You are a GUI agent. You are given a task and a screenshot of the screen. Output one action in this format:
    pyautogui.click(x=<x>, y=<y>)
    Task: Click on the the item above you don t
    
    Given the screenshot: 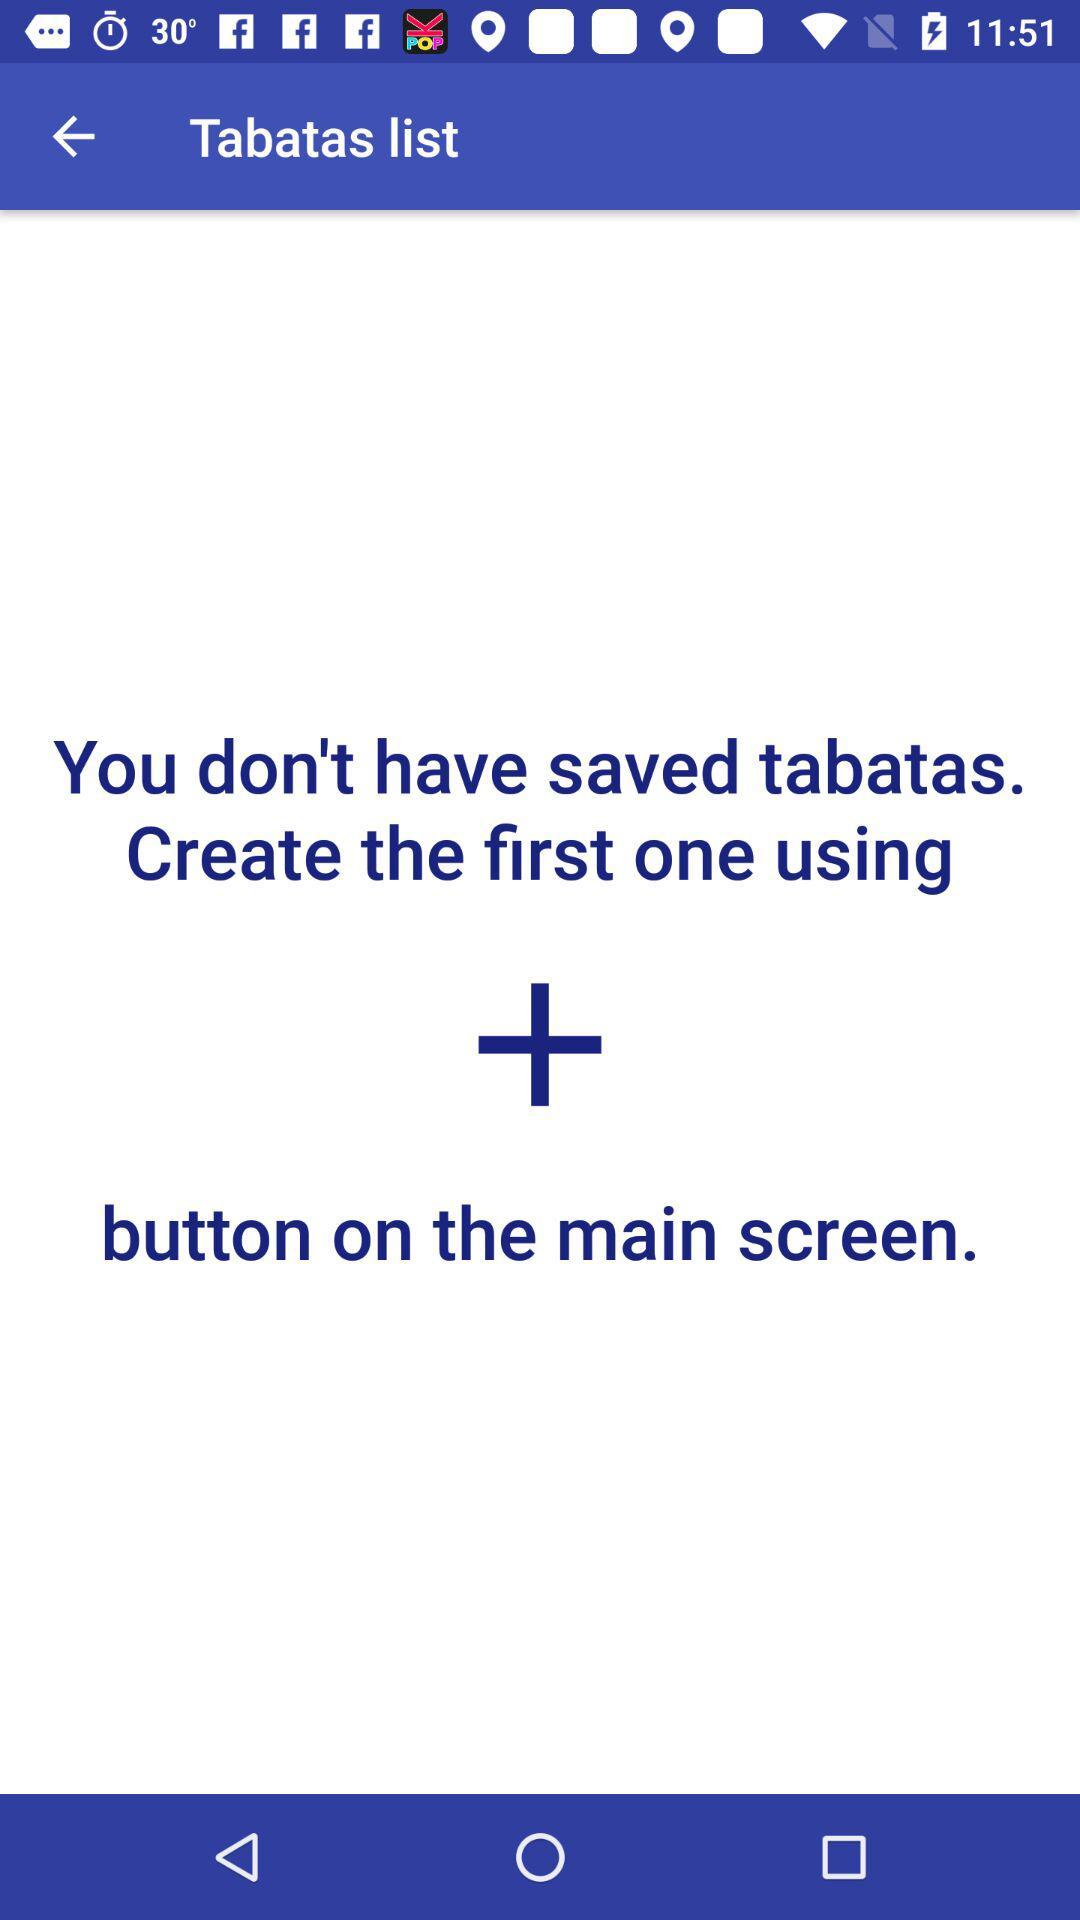 What is the action you would take?
    pyautogui.click(x=72, y=135)
    